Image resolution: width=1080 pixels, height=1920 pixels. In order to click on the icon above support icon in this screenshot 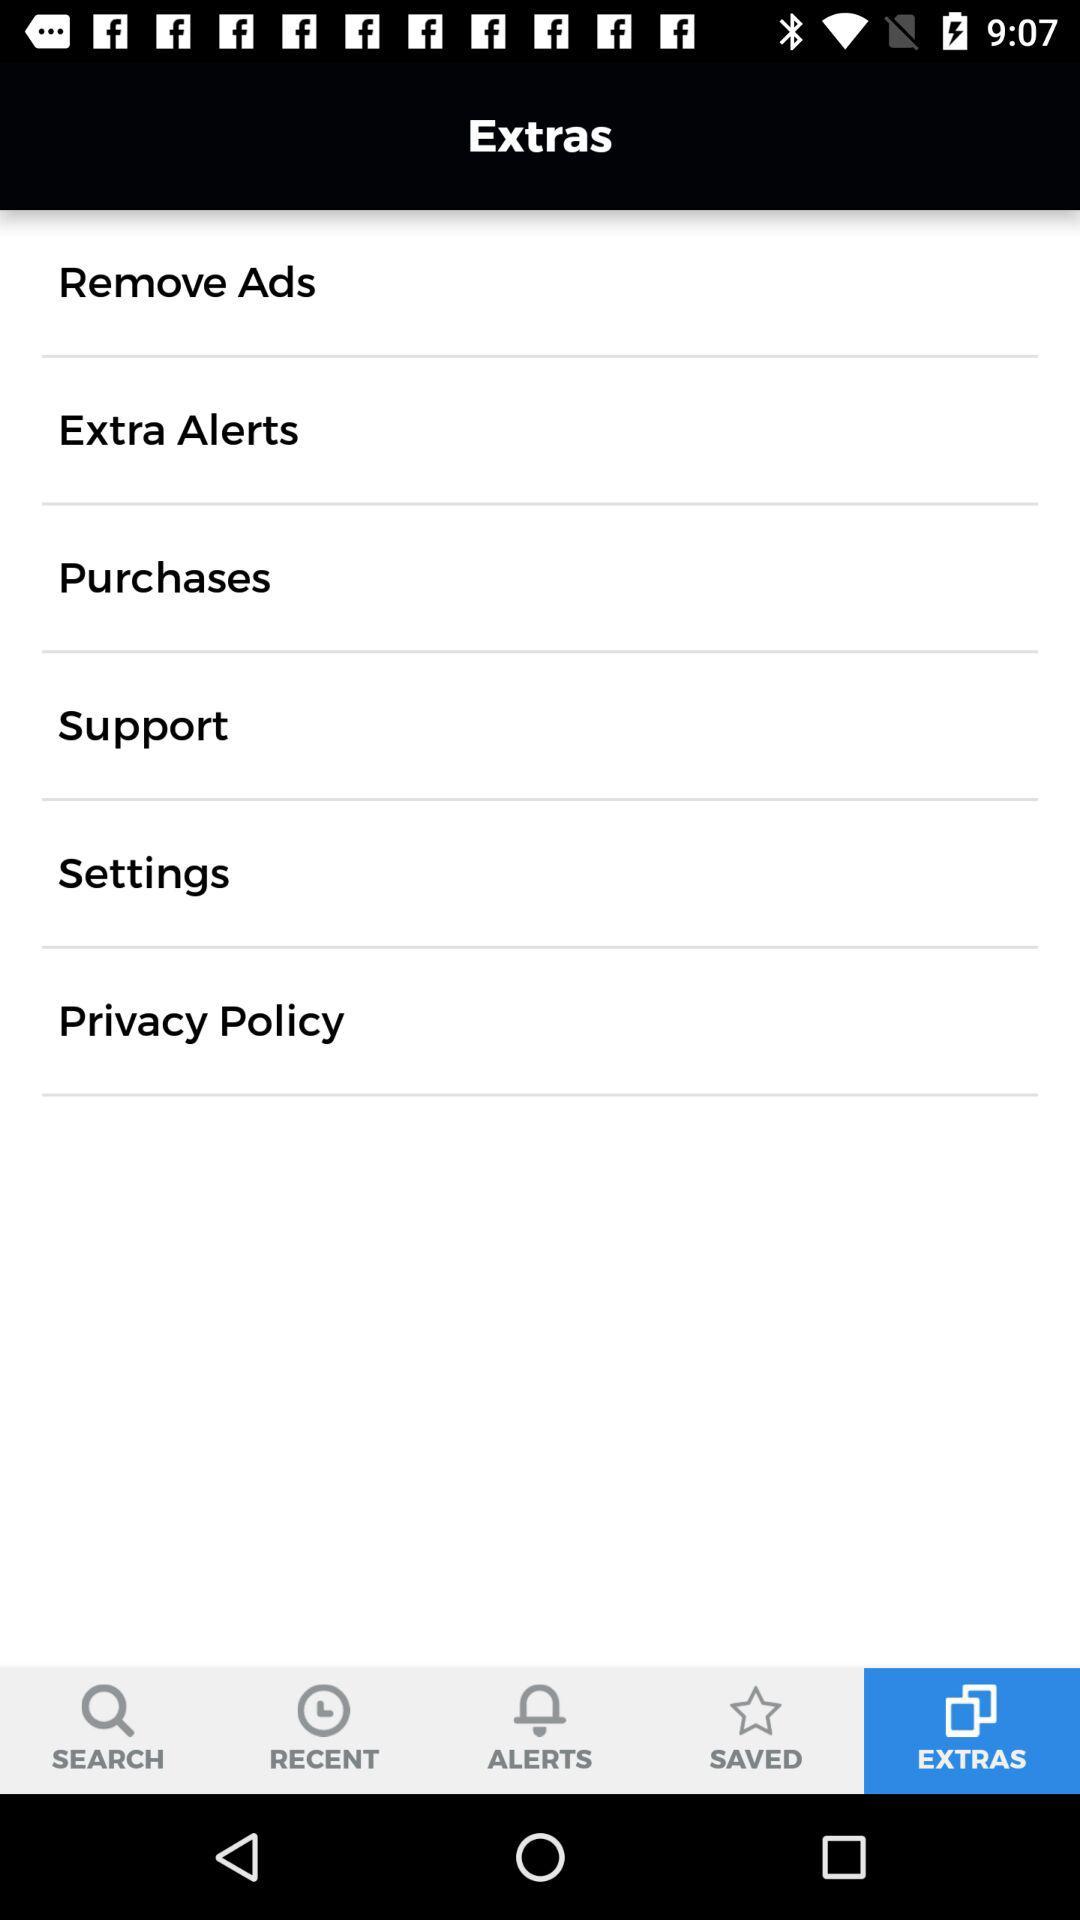, I will do `click(163, 576)`.